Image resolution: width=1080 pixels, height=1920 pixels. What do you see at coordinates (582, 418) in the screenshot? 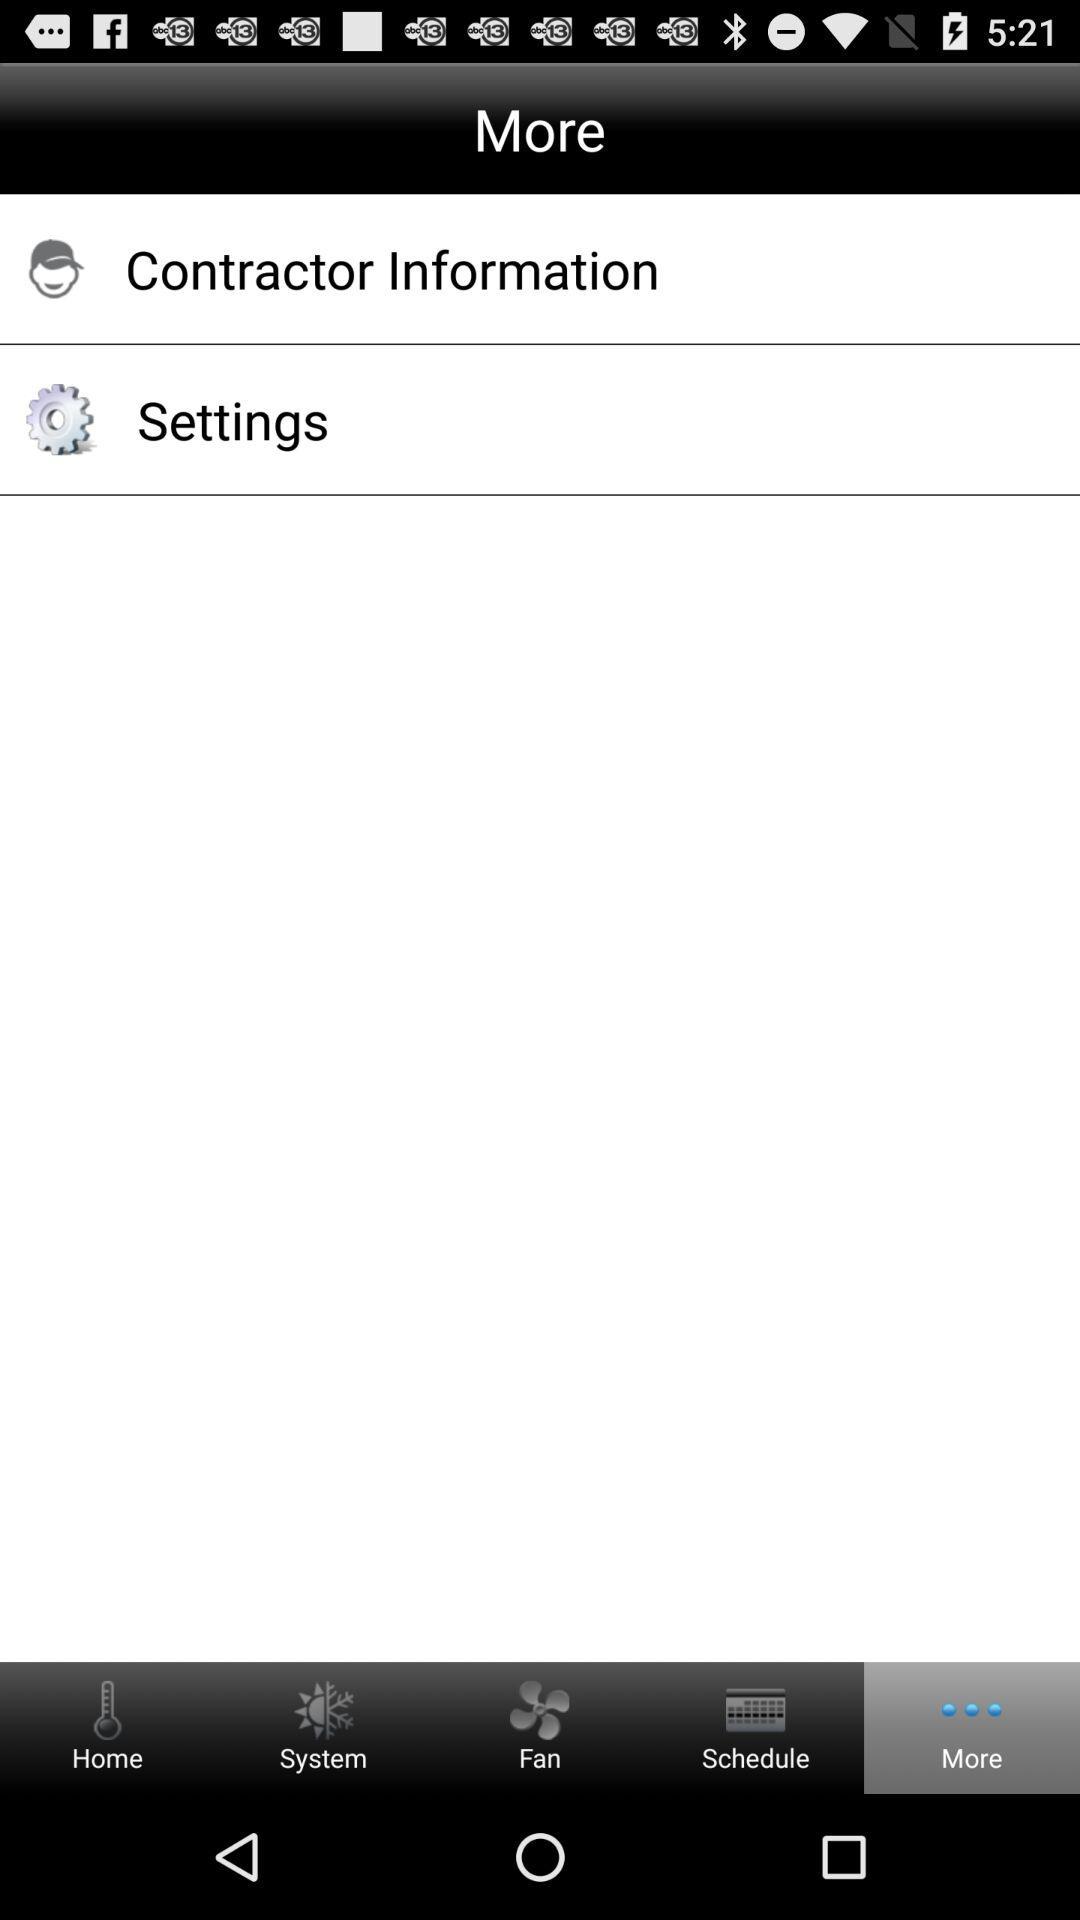
I see `the icon below contractor information item` at bounding box center [582, 418].